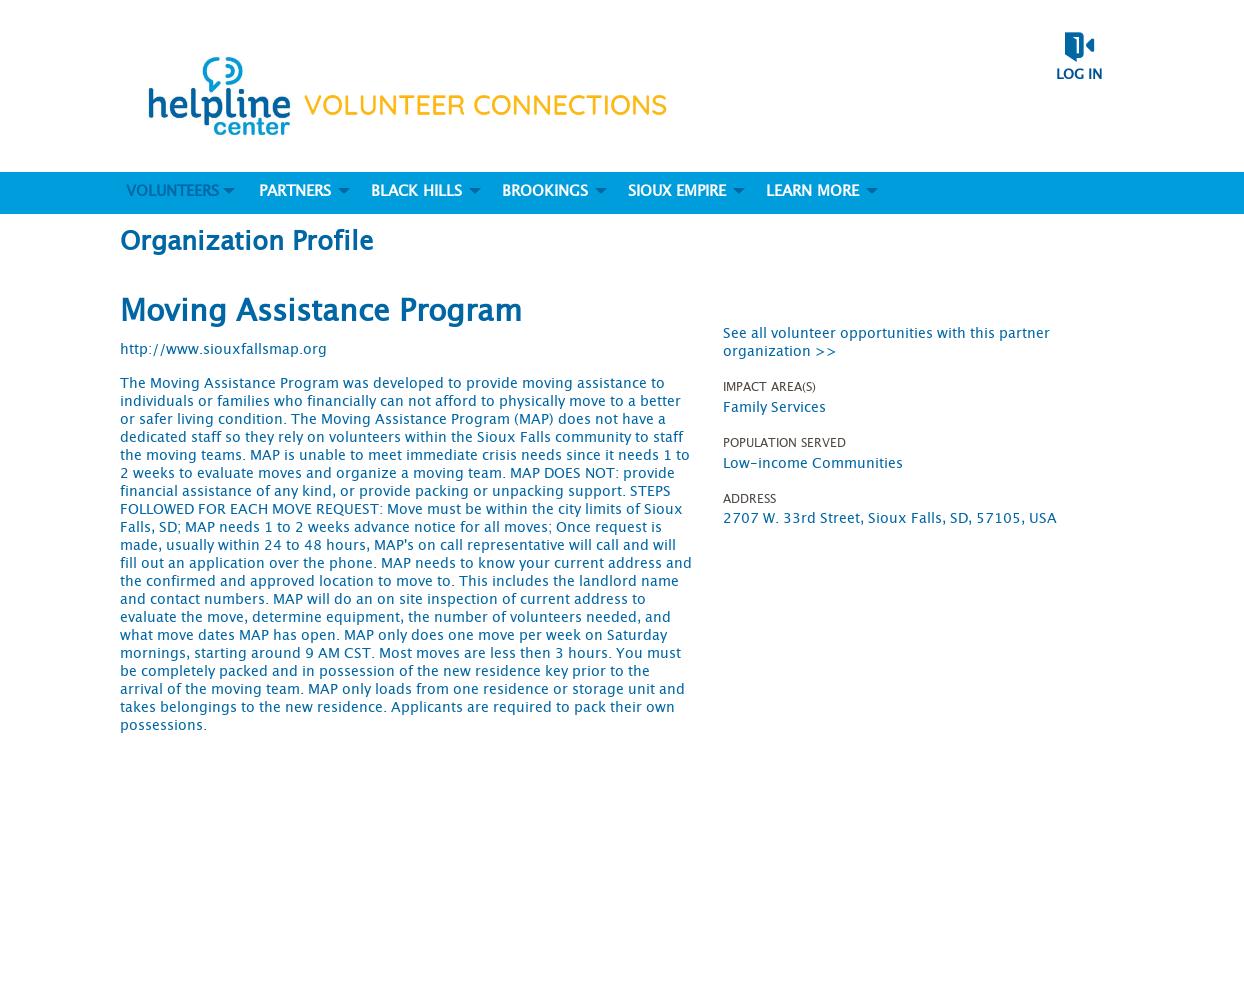 This screenshot has height=1000, width=1244. What do you see at coordinates (768, 387) in the screenshot?
I see `'Impact Area(s)'` at bounding box center [768, 387].